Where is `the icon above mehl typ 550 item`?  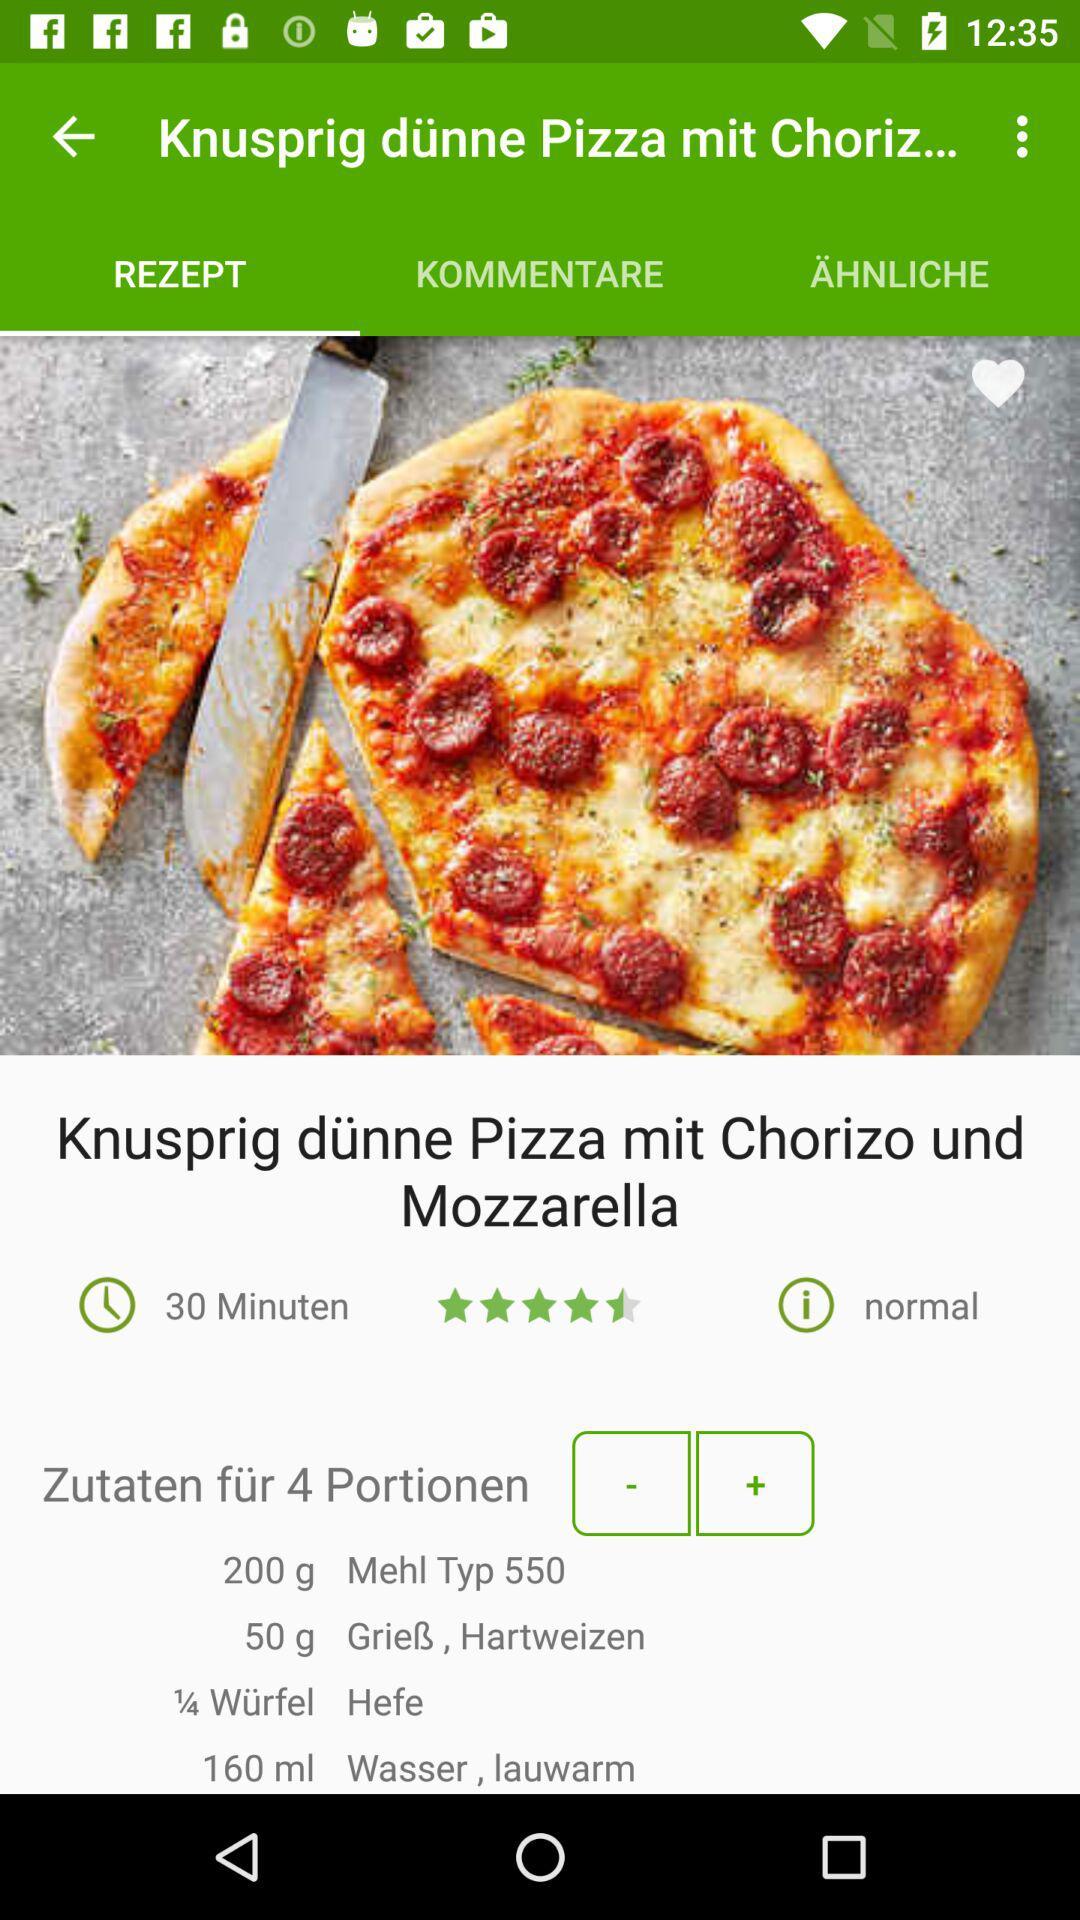 the icon above mehl typ 550 item is located at coordinates (755, 1483).